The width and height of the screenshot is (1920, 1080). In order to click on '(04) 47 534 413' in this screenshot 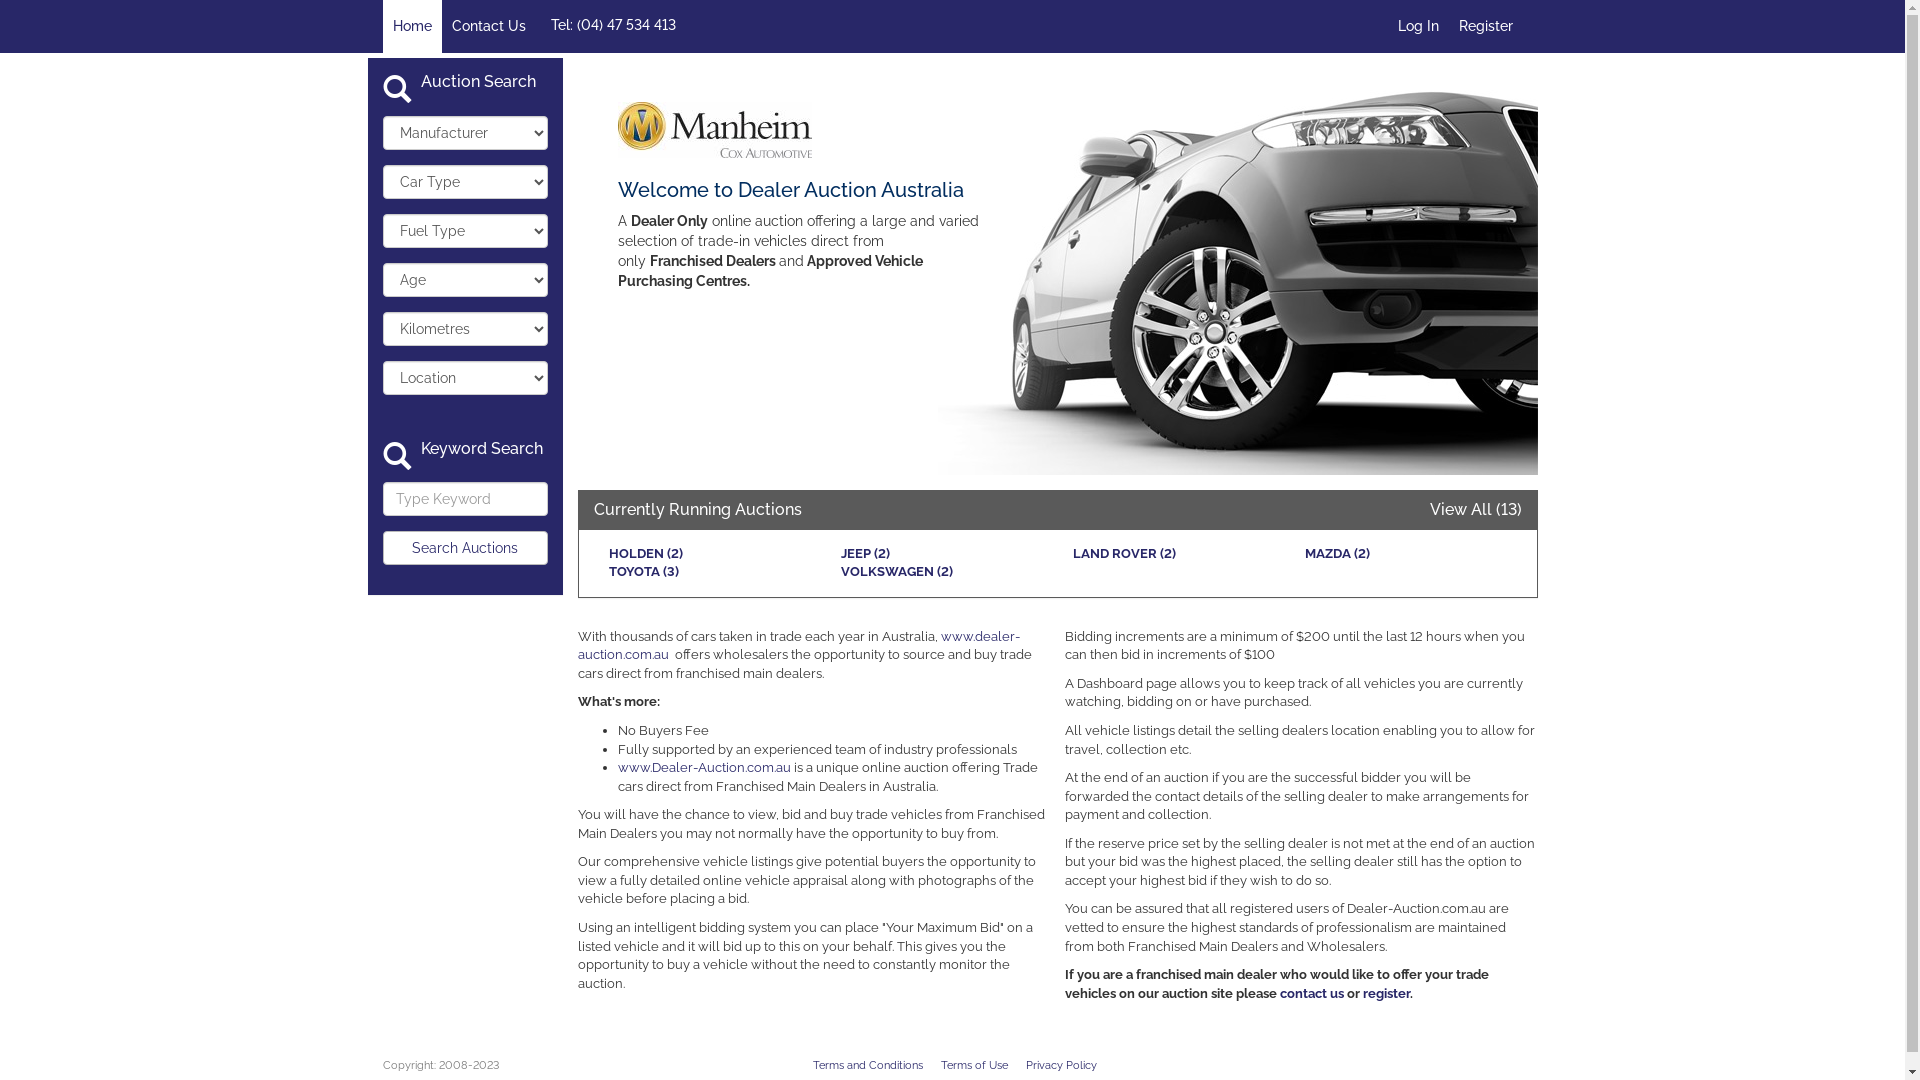, I will do `click(575, 24)`.